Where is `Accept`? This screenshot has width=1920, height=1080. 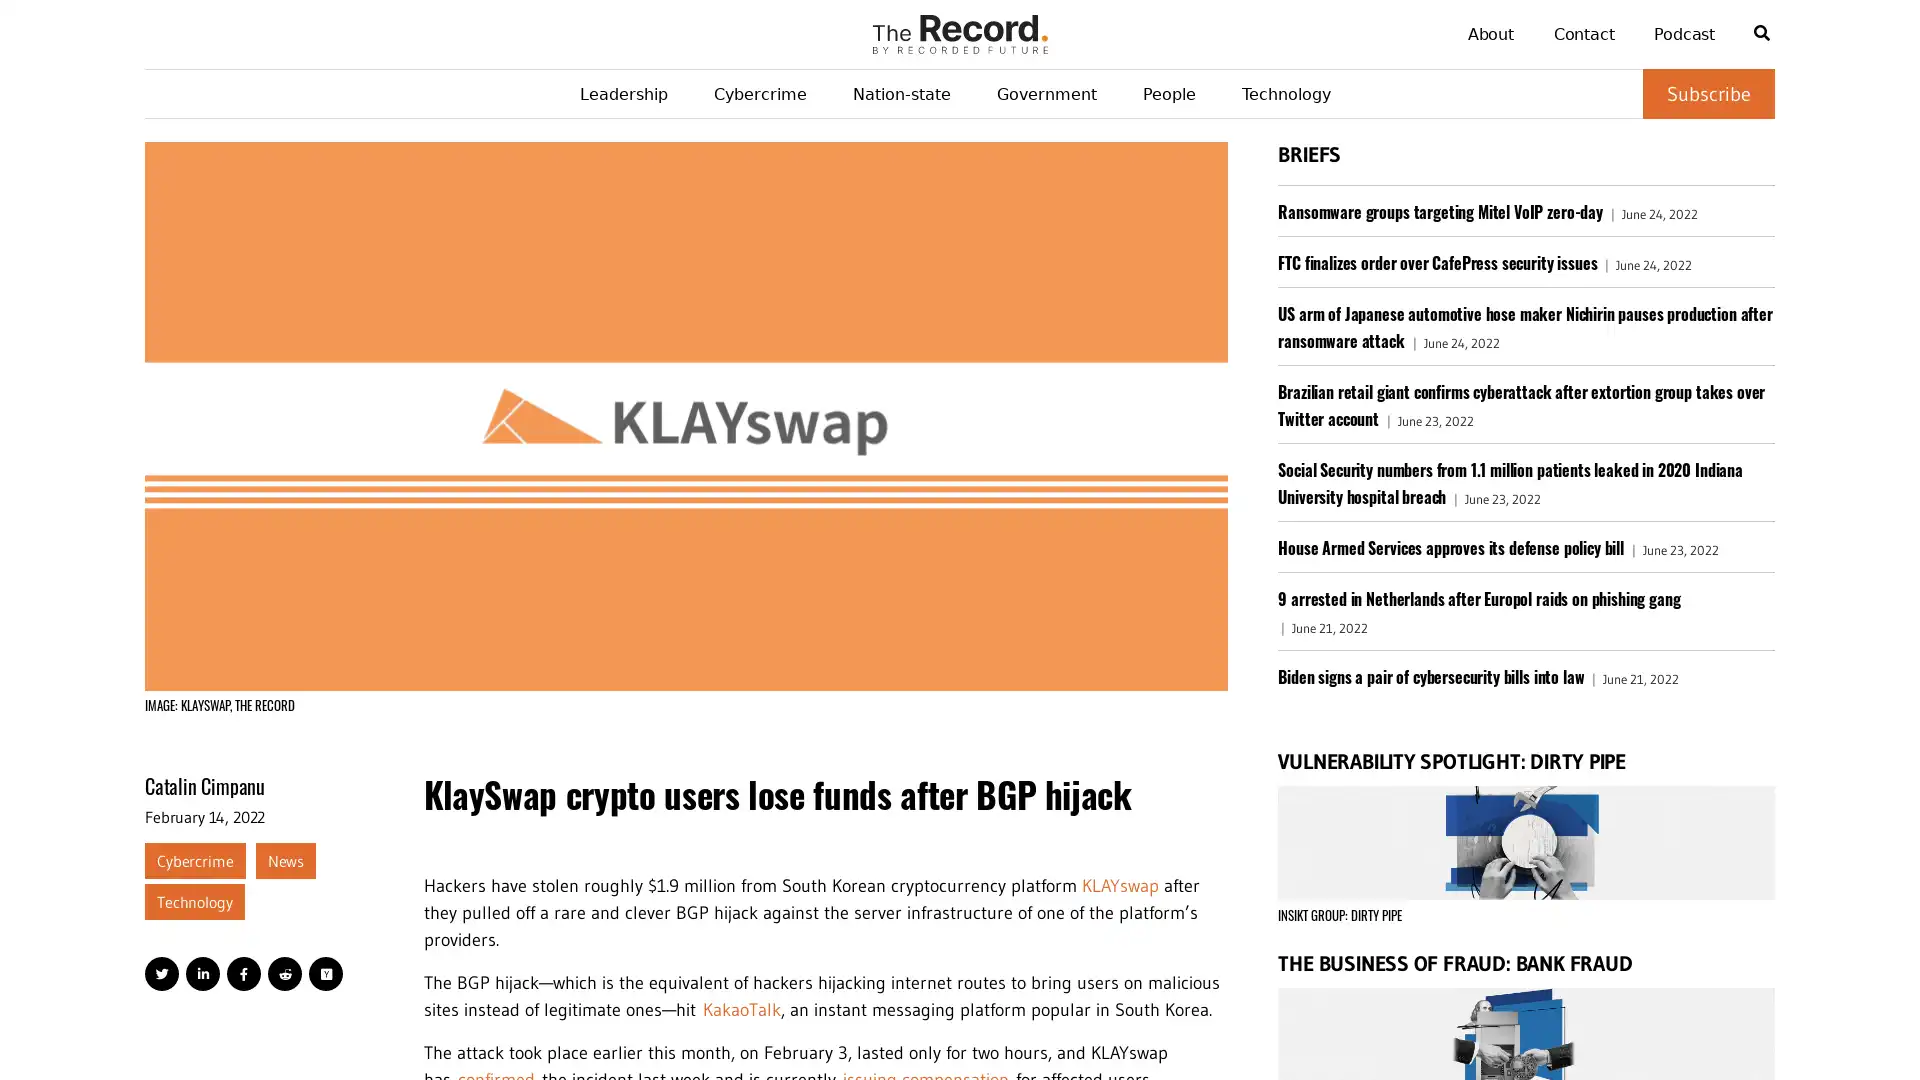
Accept is located at coordinates (1850, 1030).